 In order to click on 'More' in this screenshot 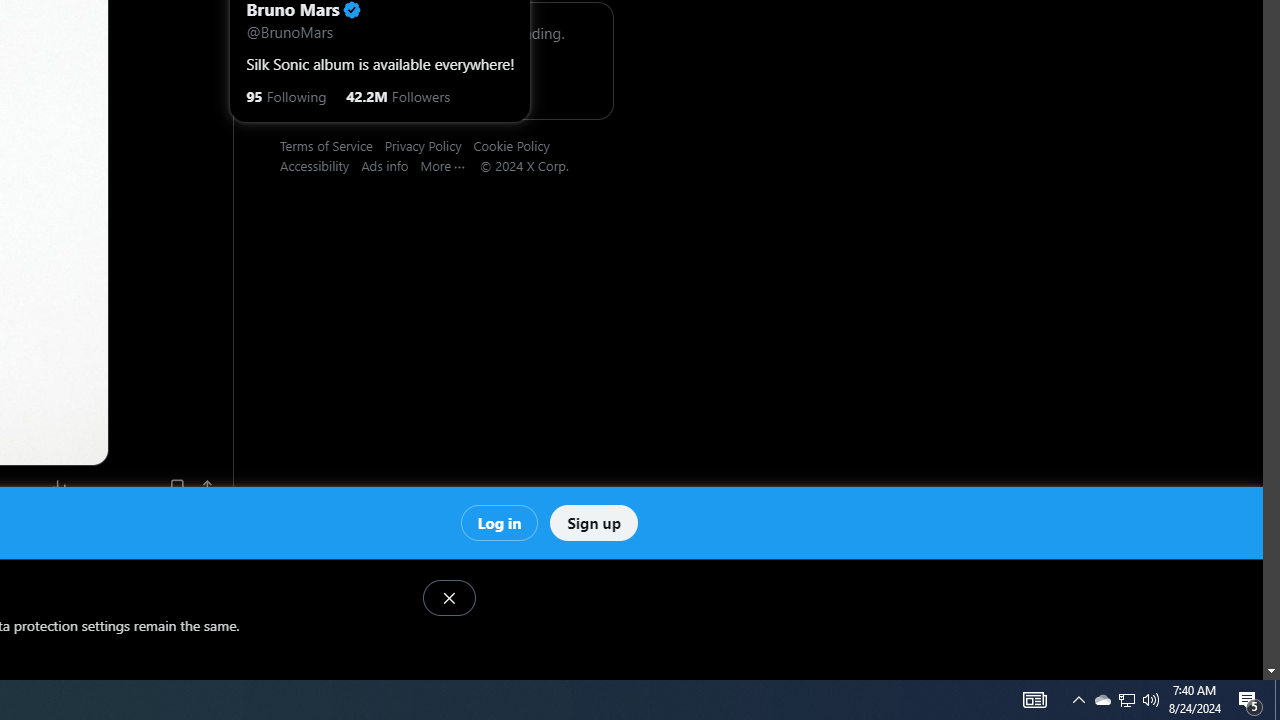, I will do `click(449, 164)`.